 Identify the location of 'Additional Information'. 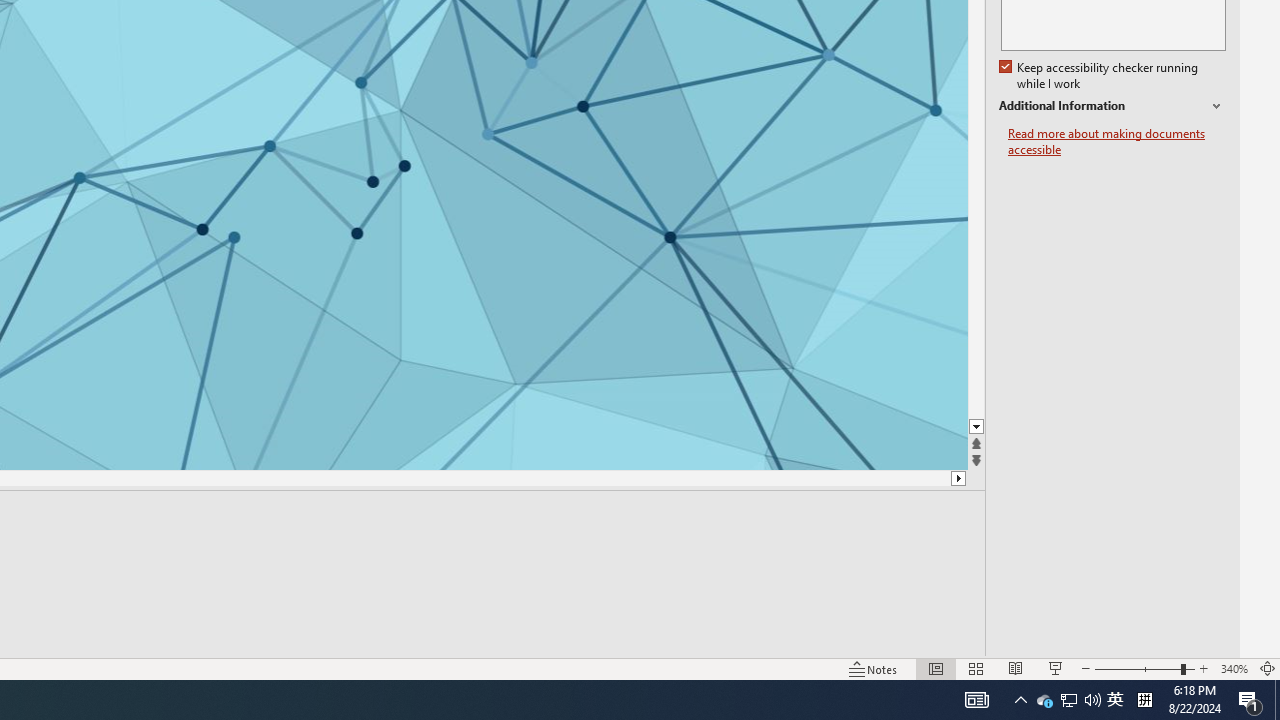
(1111, 106).